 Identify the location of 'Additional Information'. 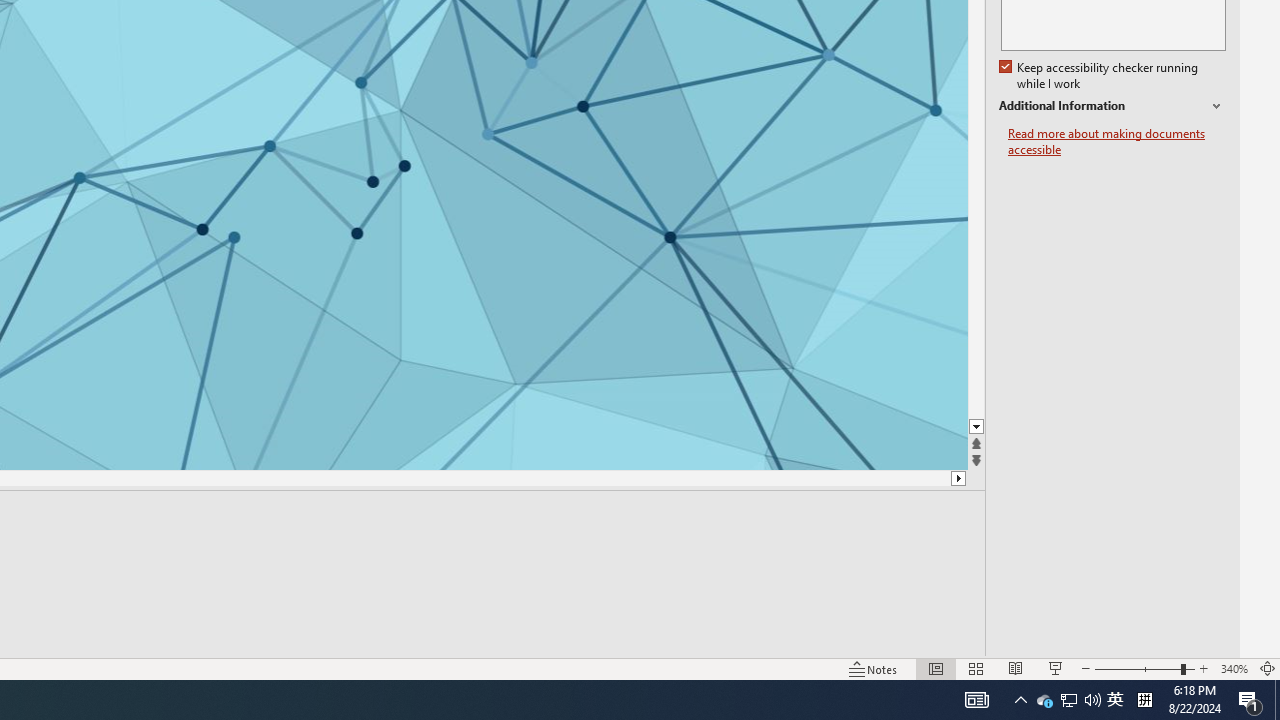
(1111, 106).